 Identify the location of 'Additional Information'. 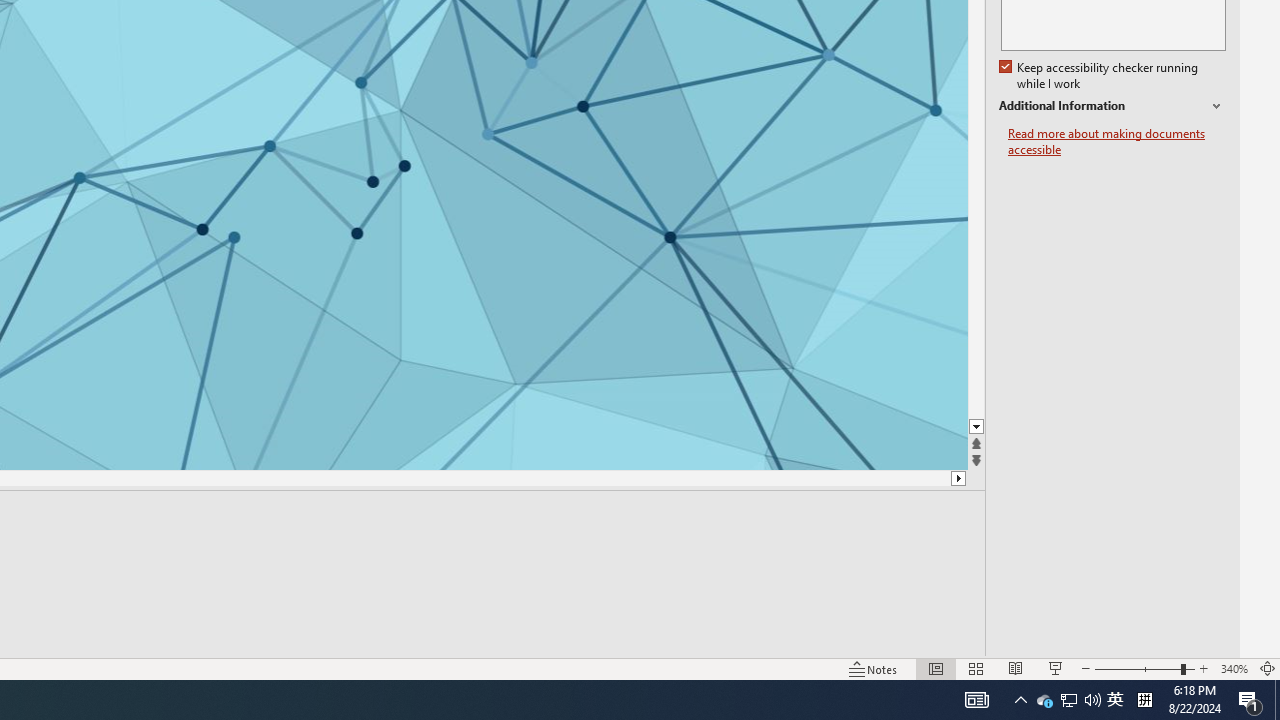
(1111, 106).